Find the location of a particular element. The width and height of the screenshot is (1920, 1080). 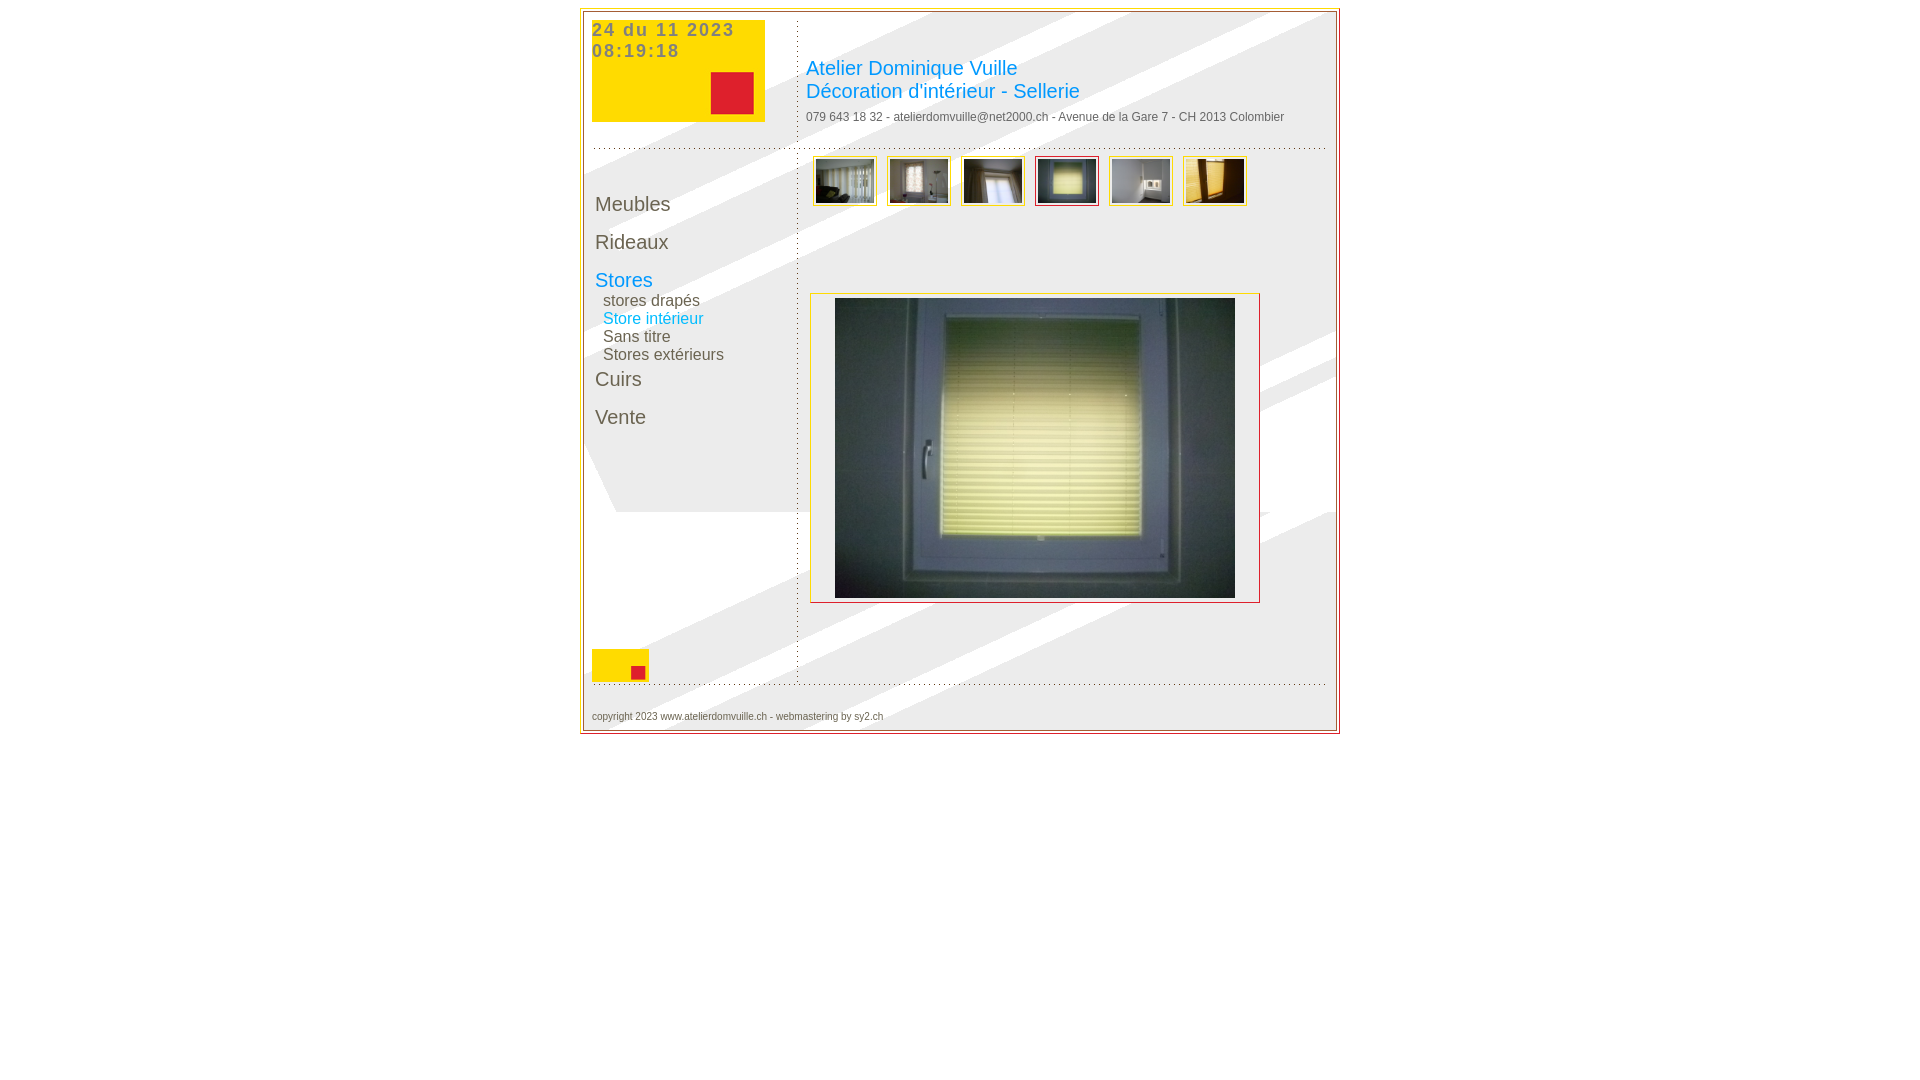

'Meubles ' is located at coordinates (634, 204).